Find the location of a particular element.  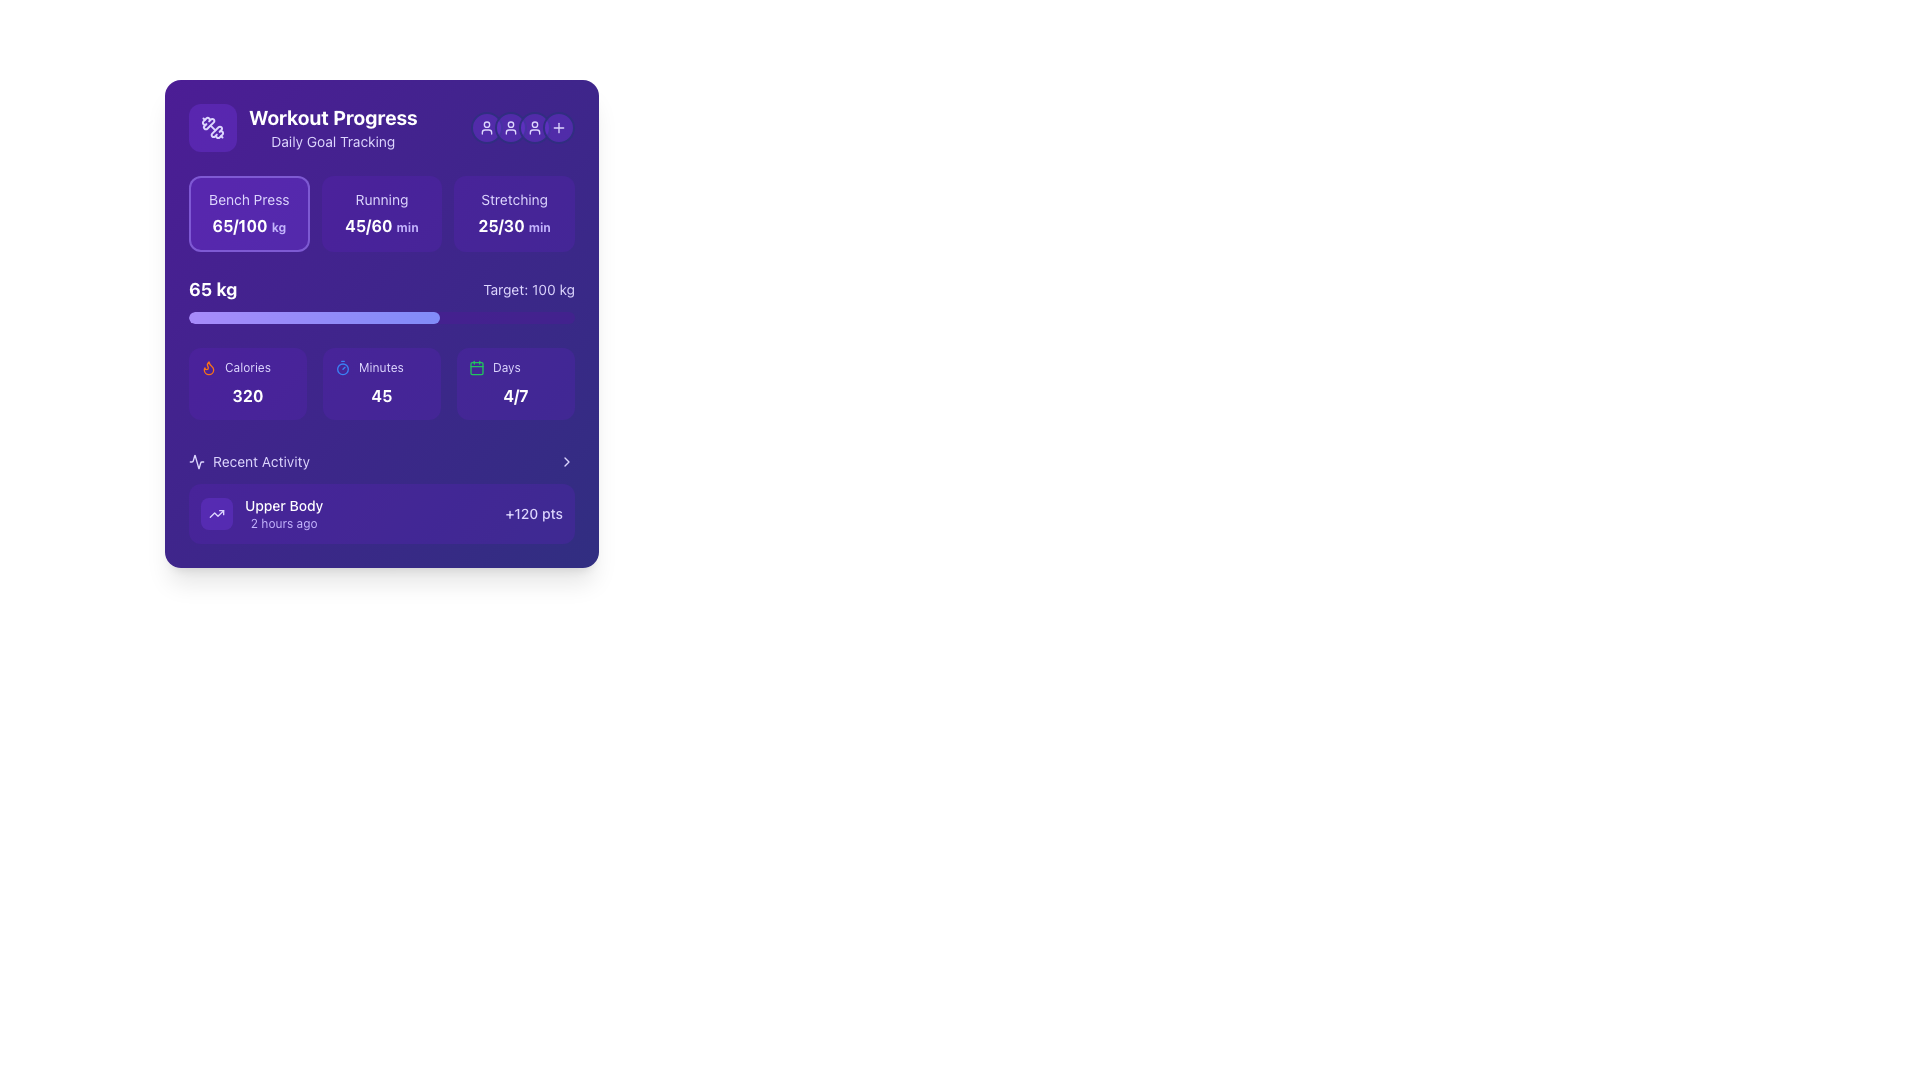

the 'Bench Press' interactive tile in the 'Workout Progress' section is located at coordinates (248, 213).